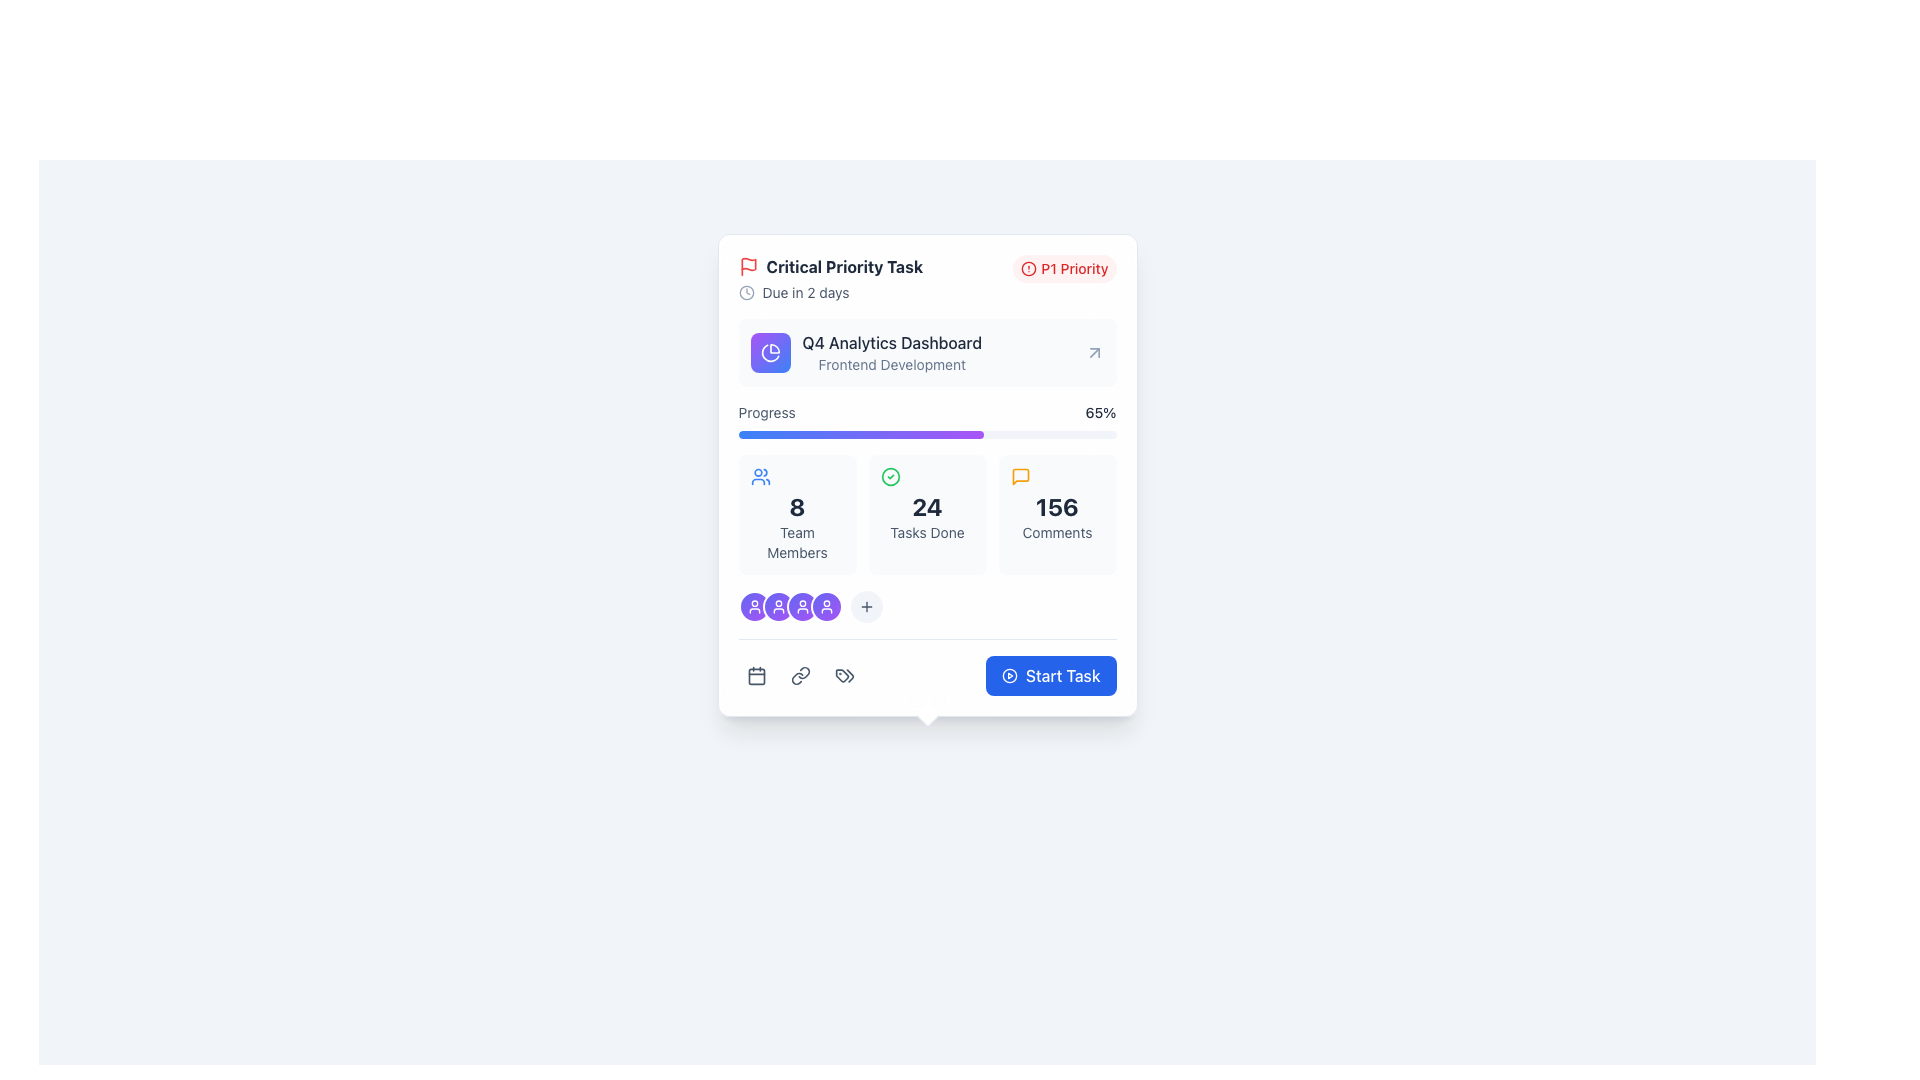 The height and width of the screenshot is (1080, 1920). Describe the element at coordinates (802, 605) in the screenshot. I see `the user icon located in the lower left section of the card interface, which represents a user or team member associated with the task` at that location.